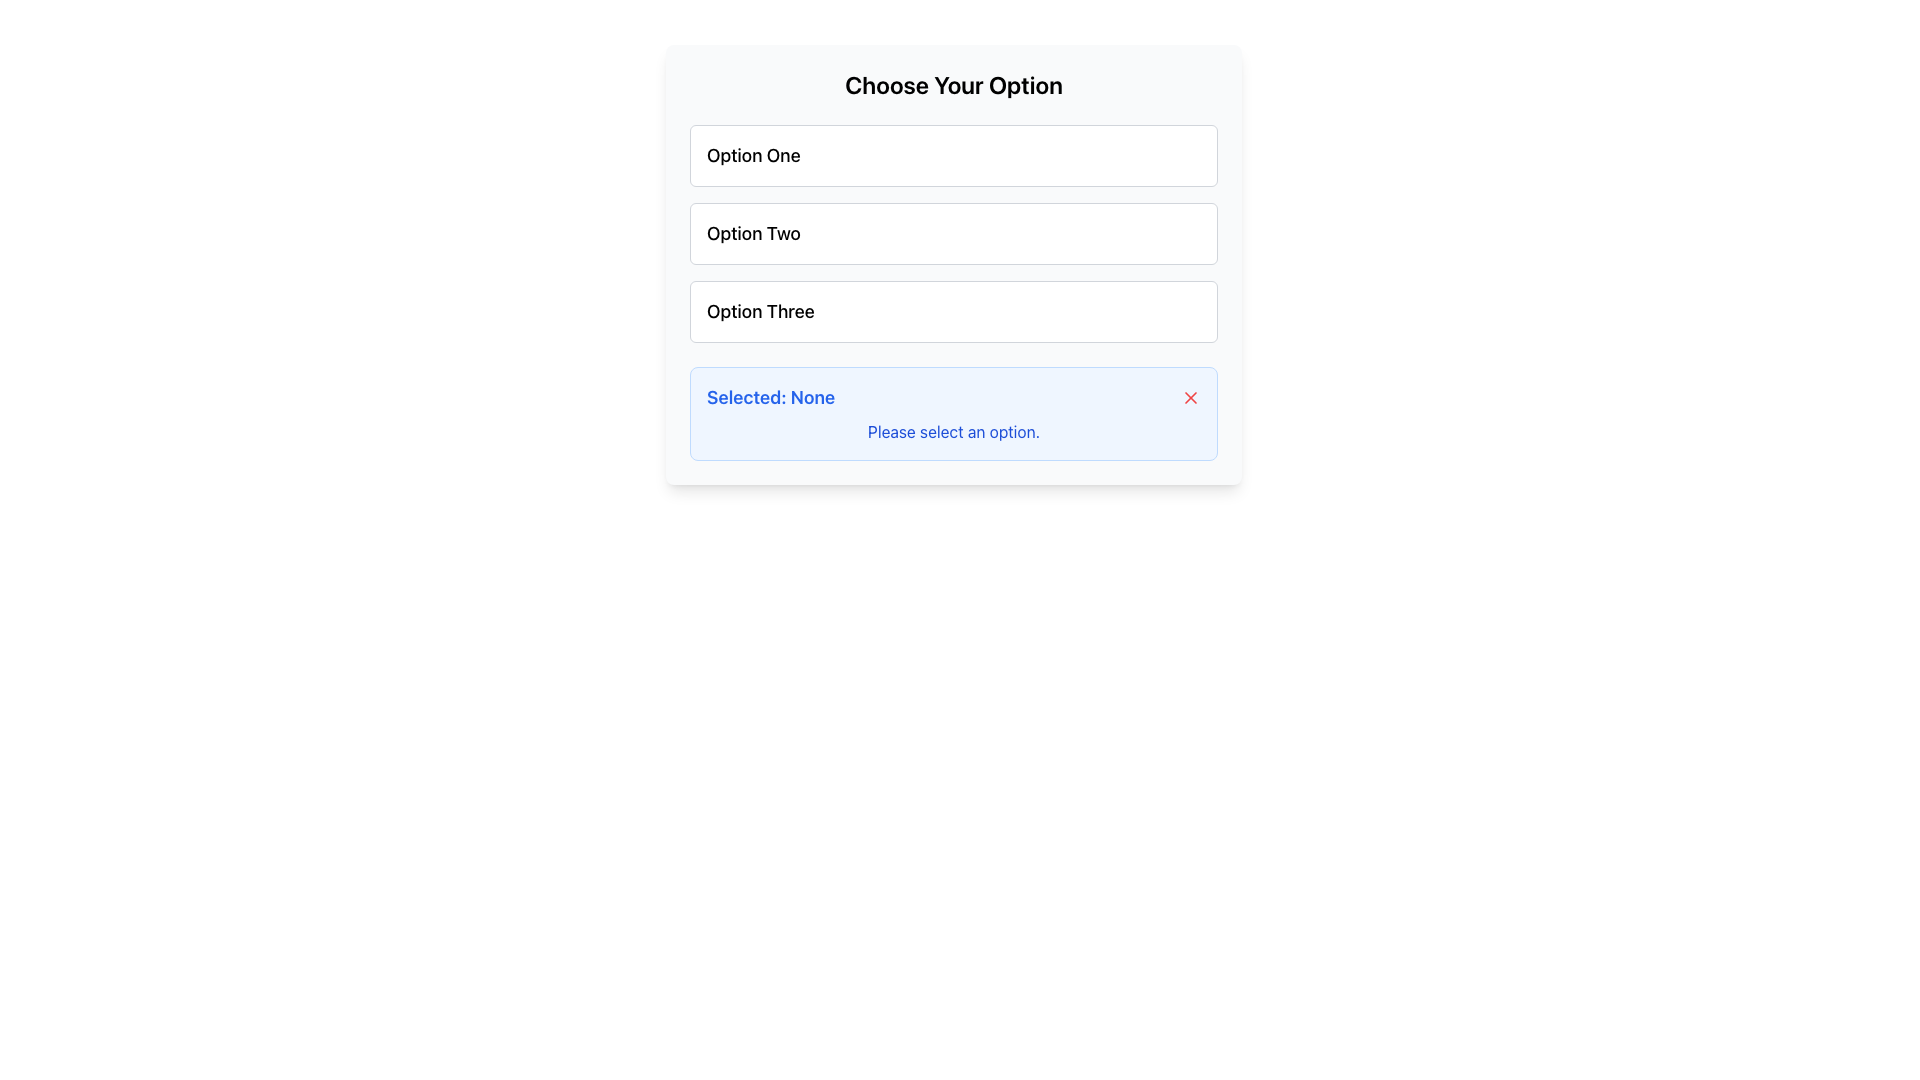 The image size is (1920, 1080). What do you see at coordinates (770, 397) in the screenshot?
I see `the text label displaying 'Selected: None', which is styled in large, bold, blue font within a light blue box at the bottom left of the interface` at bounding box center [770, 397].